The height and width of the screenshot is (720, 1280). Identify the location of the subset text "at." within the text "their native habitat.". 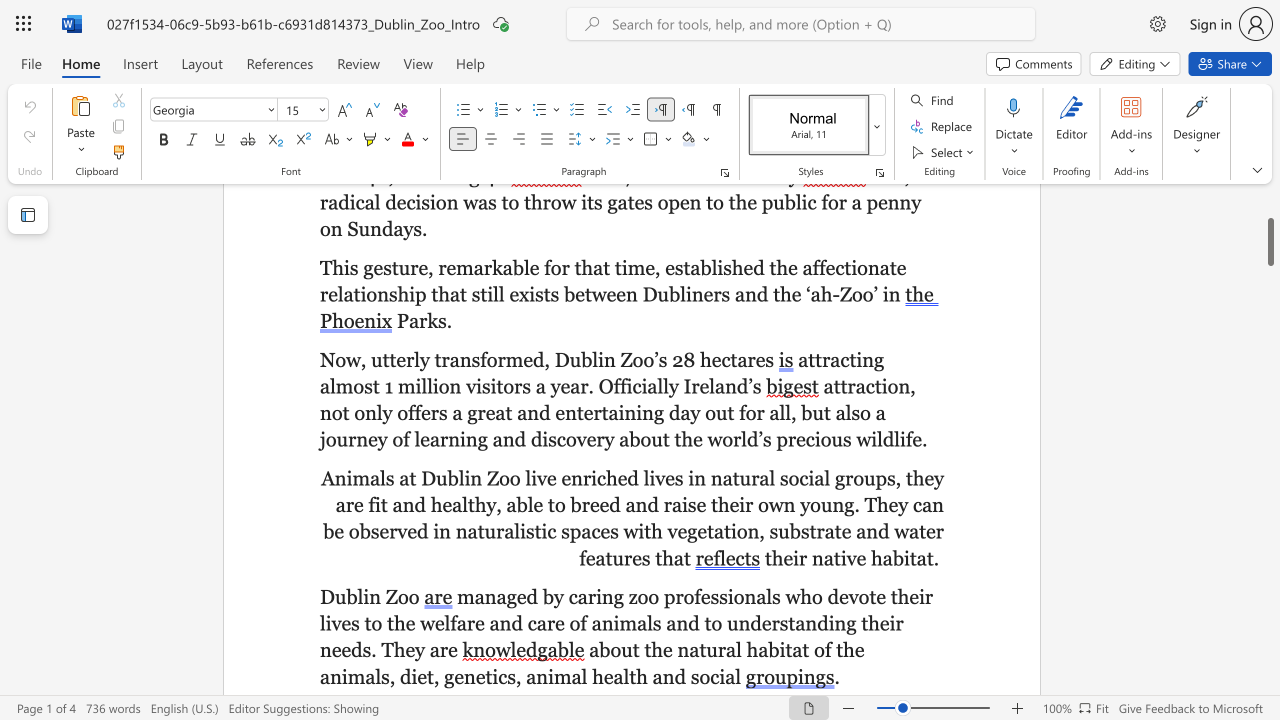
(915, 558).